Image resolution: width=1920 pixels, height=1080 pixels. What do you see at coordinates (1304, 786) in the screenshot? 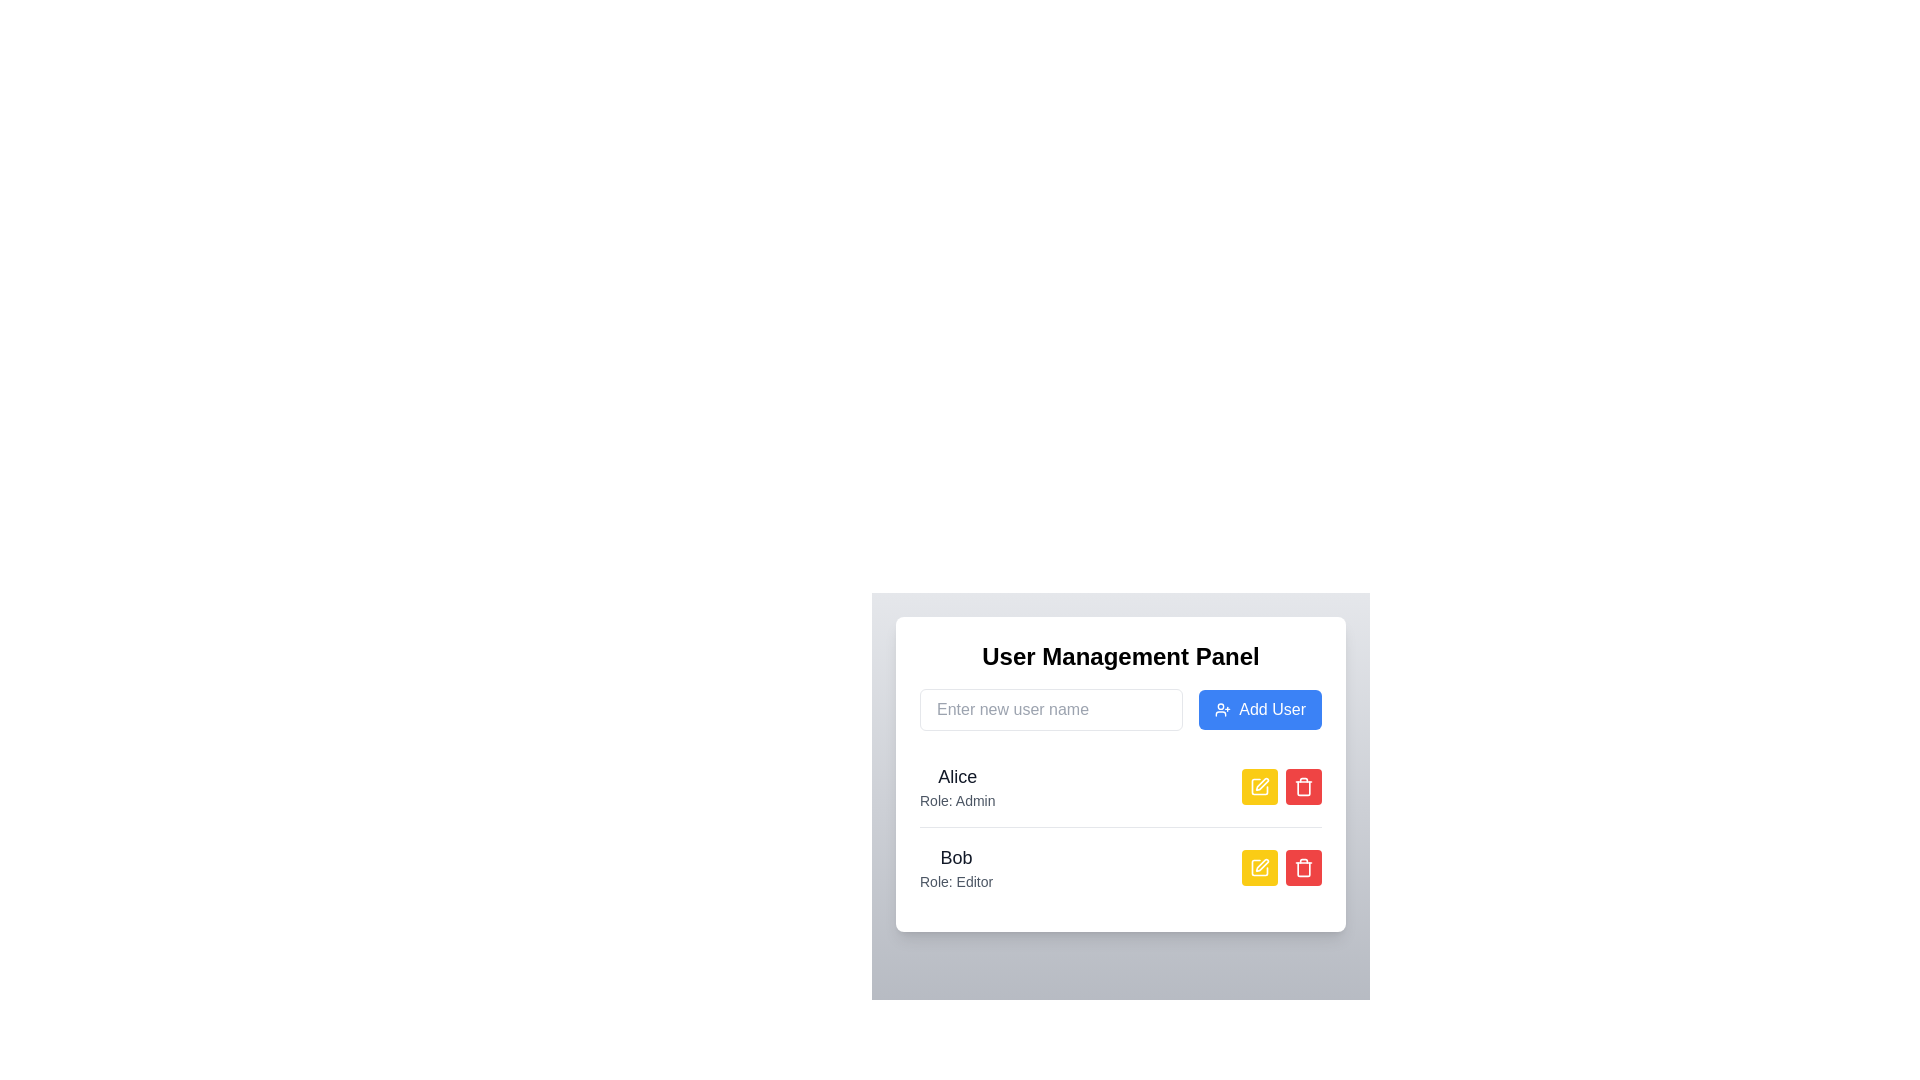
I see `trash bin icon located near the 'Bob' user entry in the user management panel for accessibility testing` at bounding box center [1304, 786].